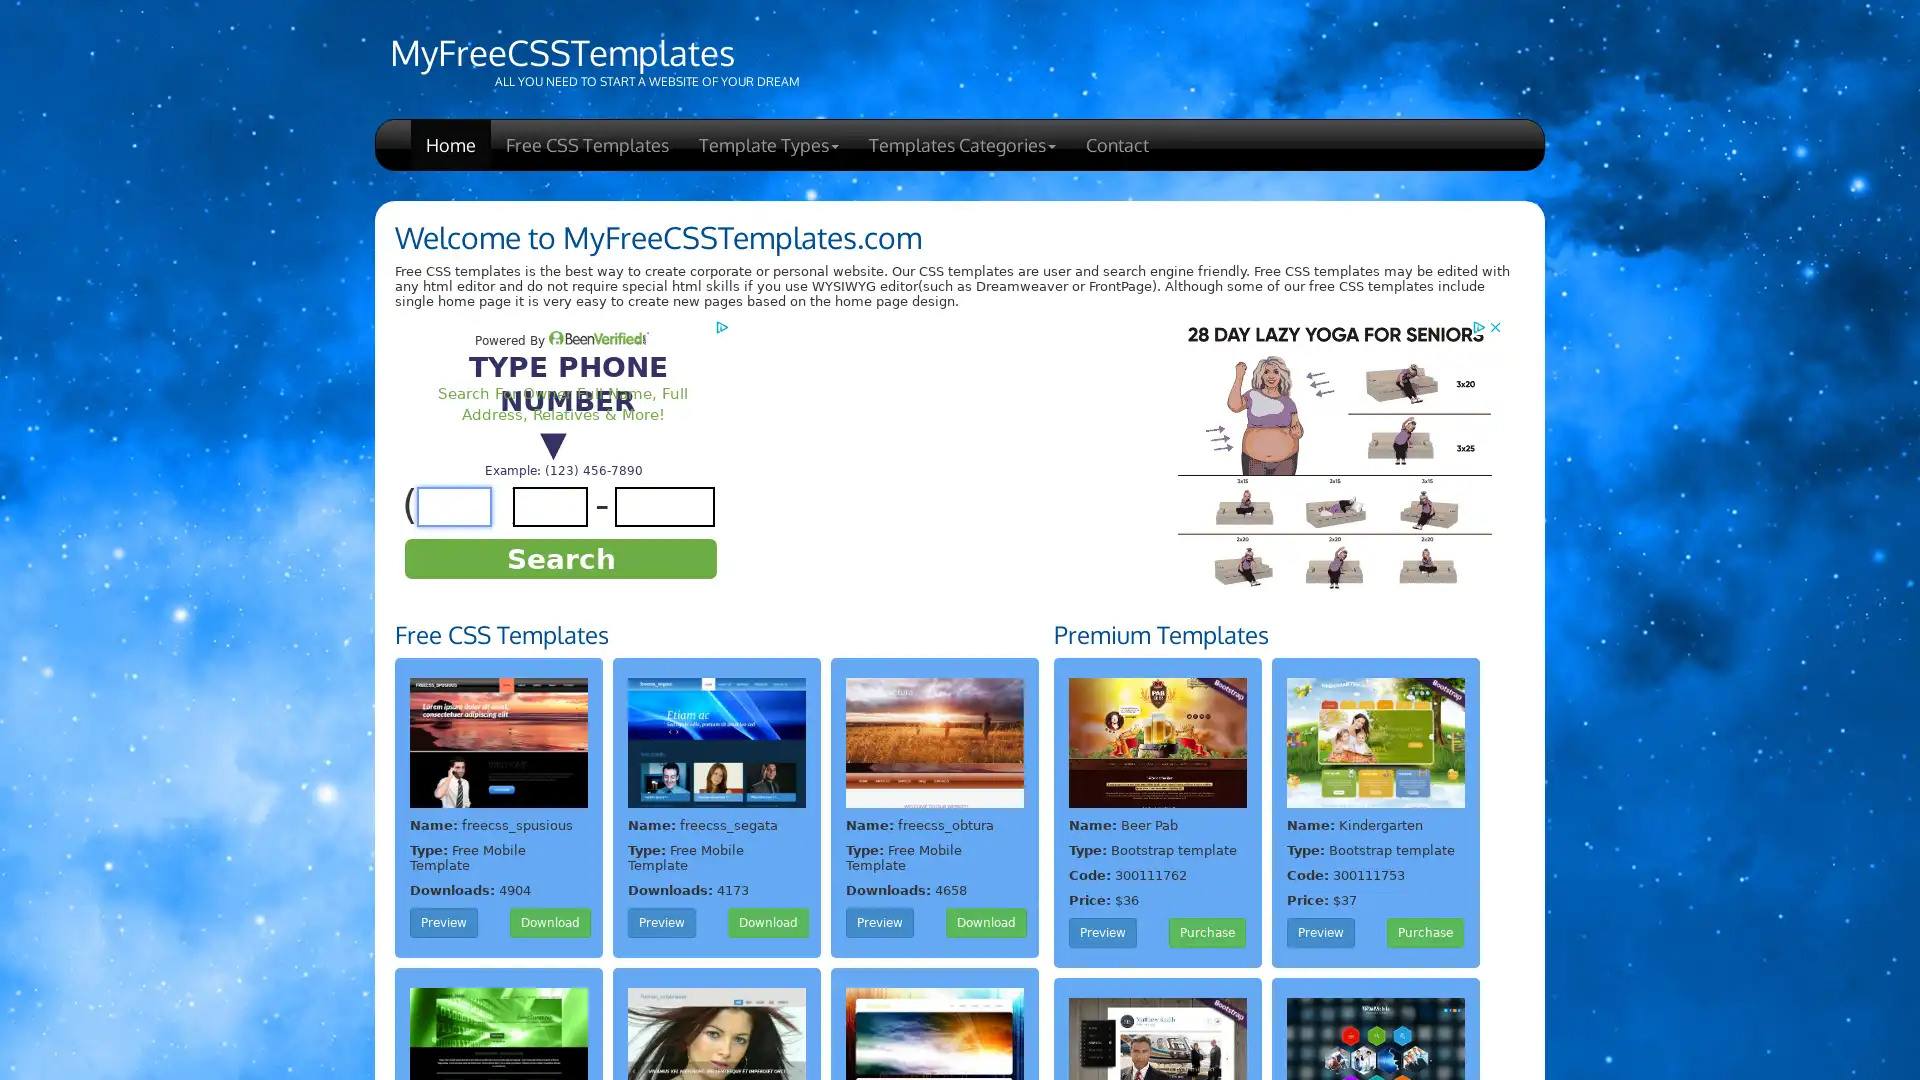  What do you see at coordinates (879, 922) in the screenshot?
I see `Preview` at bounding box center [879, 922].